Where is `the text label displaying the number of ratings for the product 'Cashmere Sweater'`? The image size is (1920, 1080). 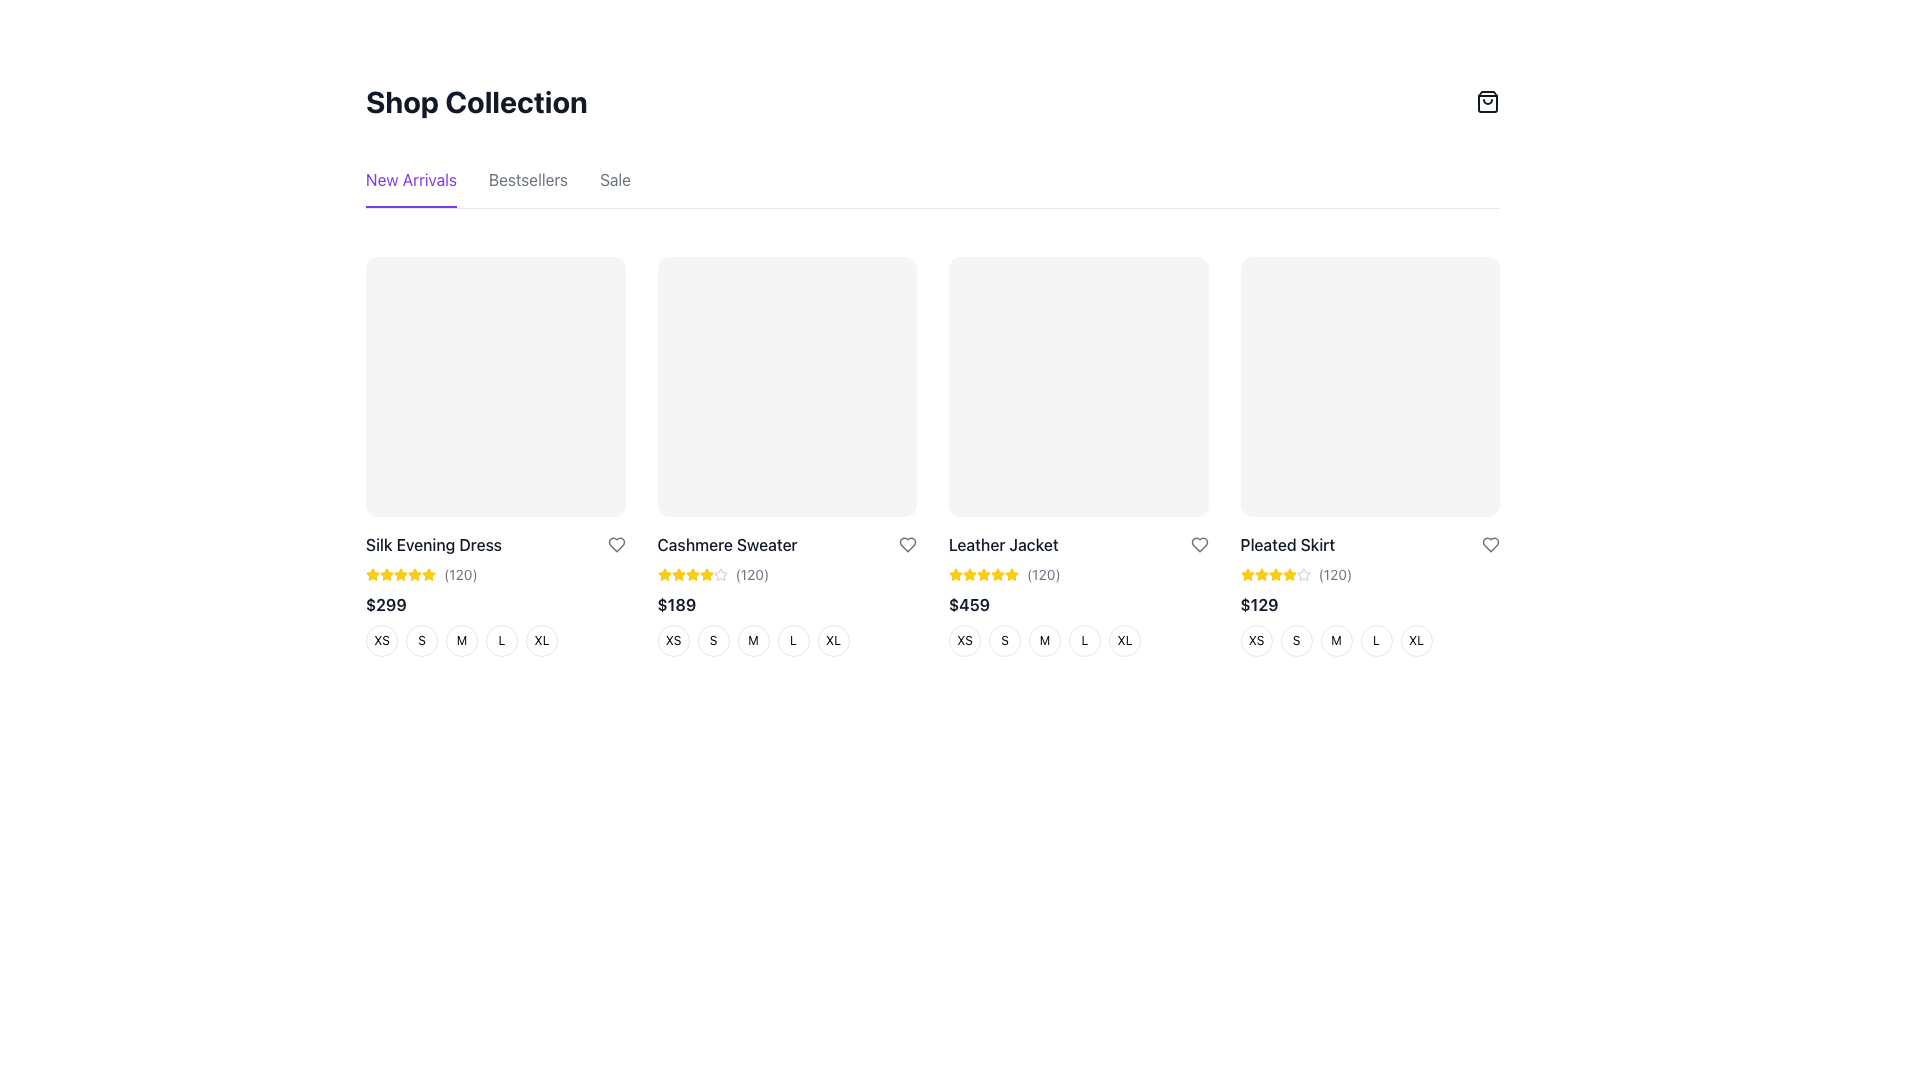 the text label displaying the number of ratings for the product 'Cashmere Sweater' is located at coordinates (751, 574).